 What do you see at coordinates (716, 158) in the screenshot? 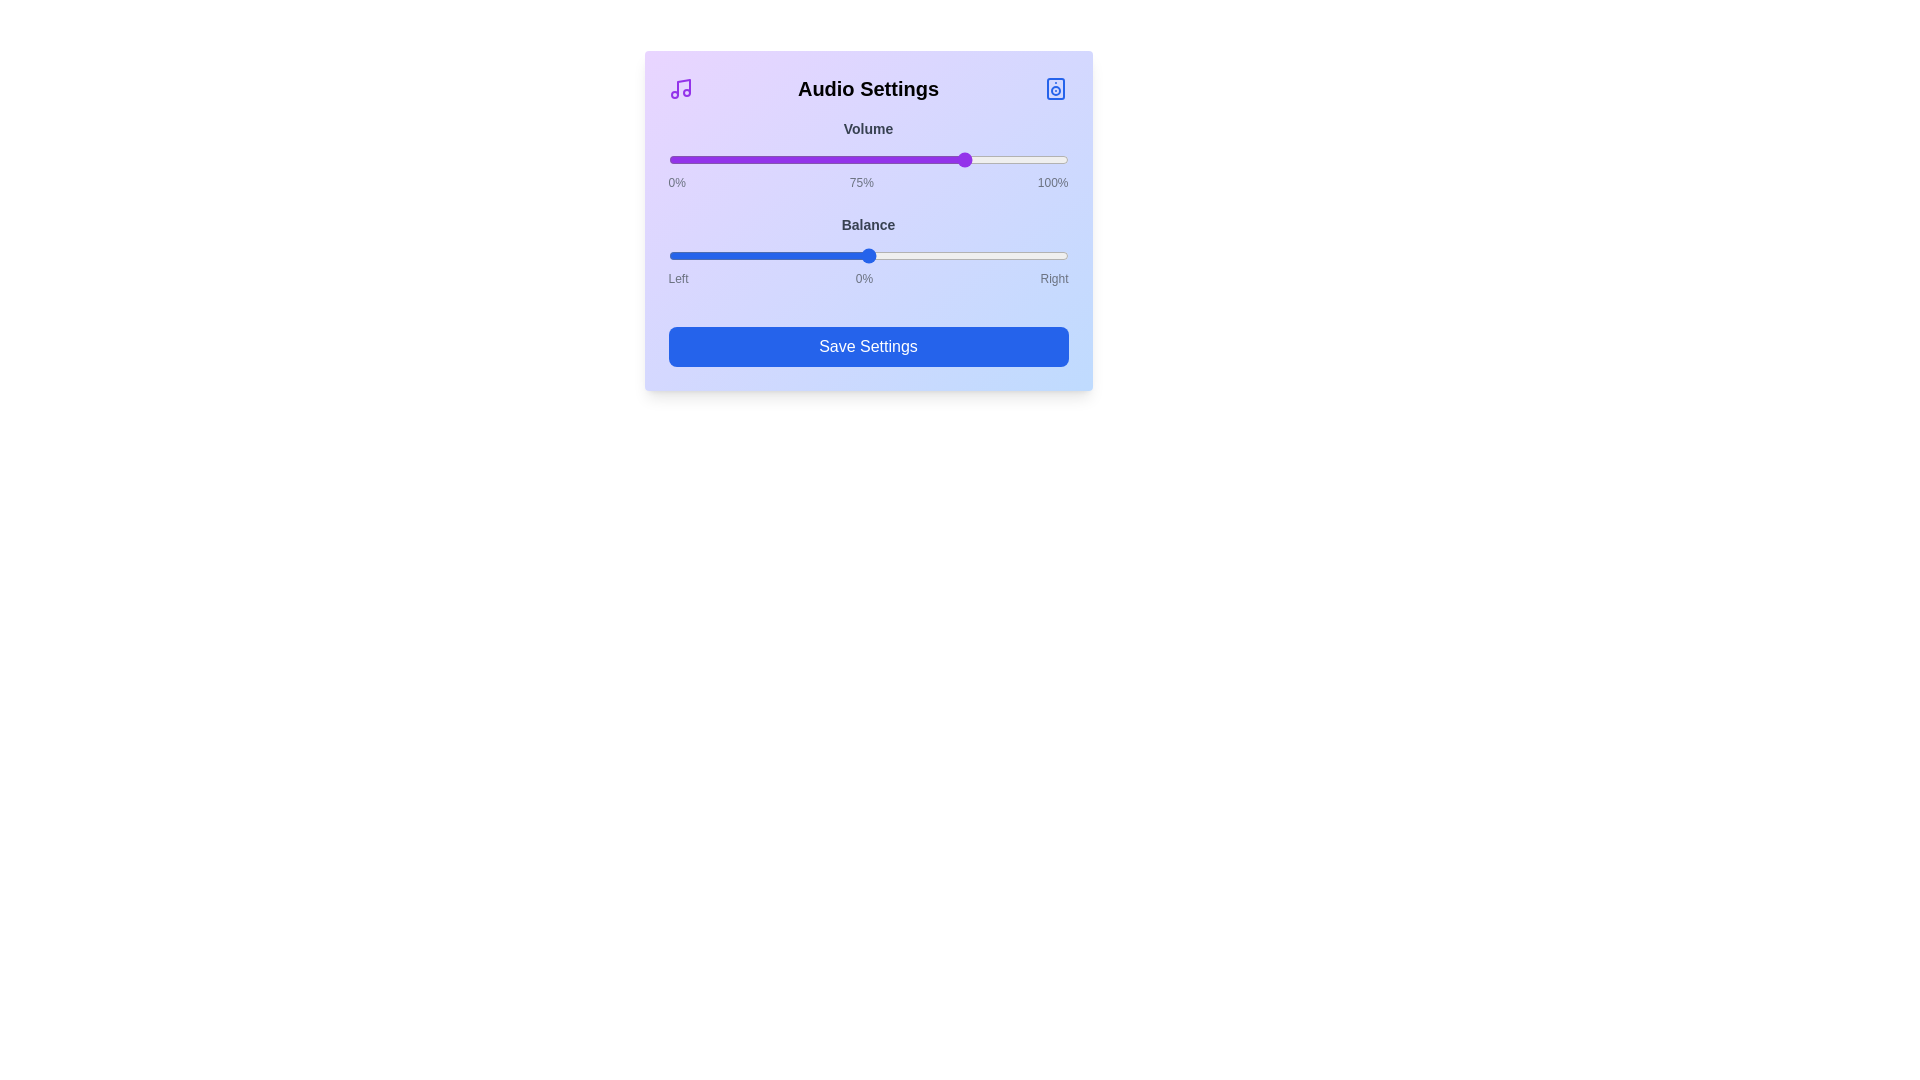
I see `the volume slider to 12%` at bounding box center [716, 158].